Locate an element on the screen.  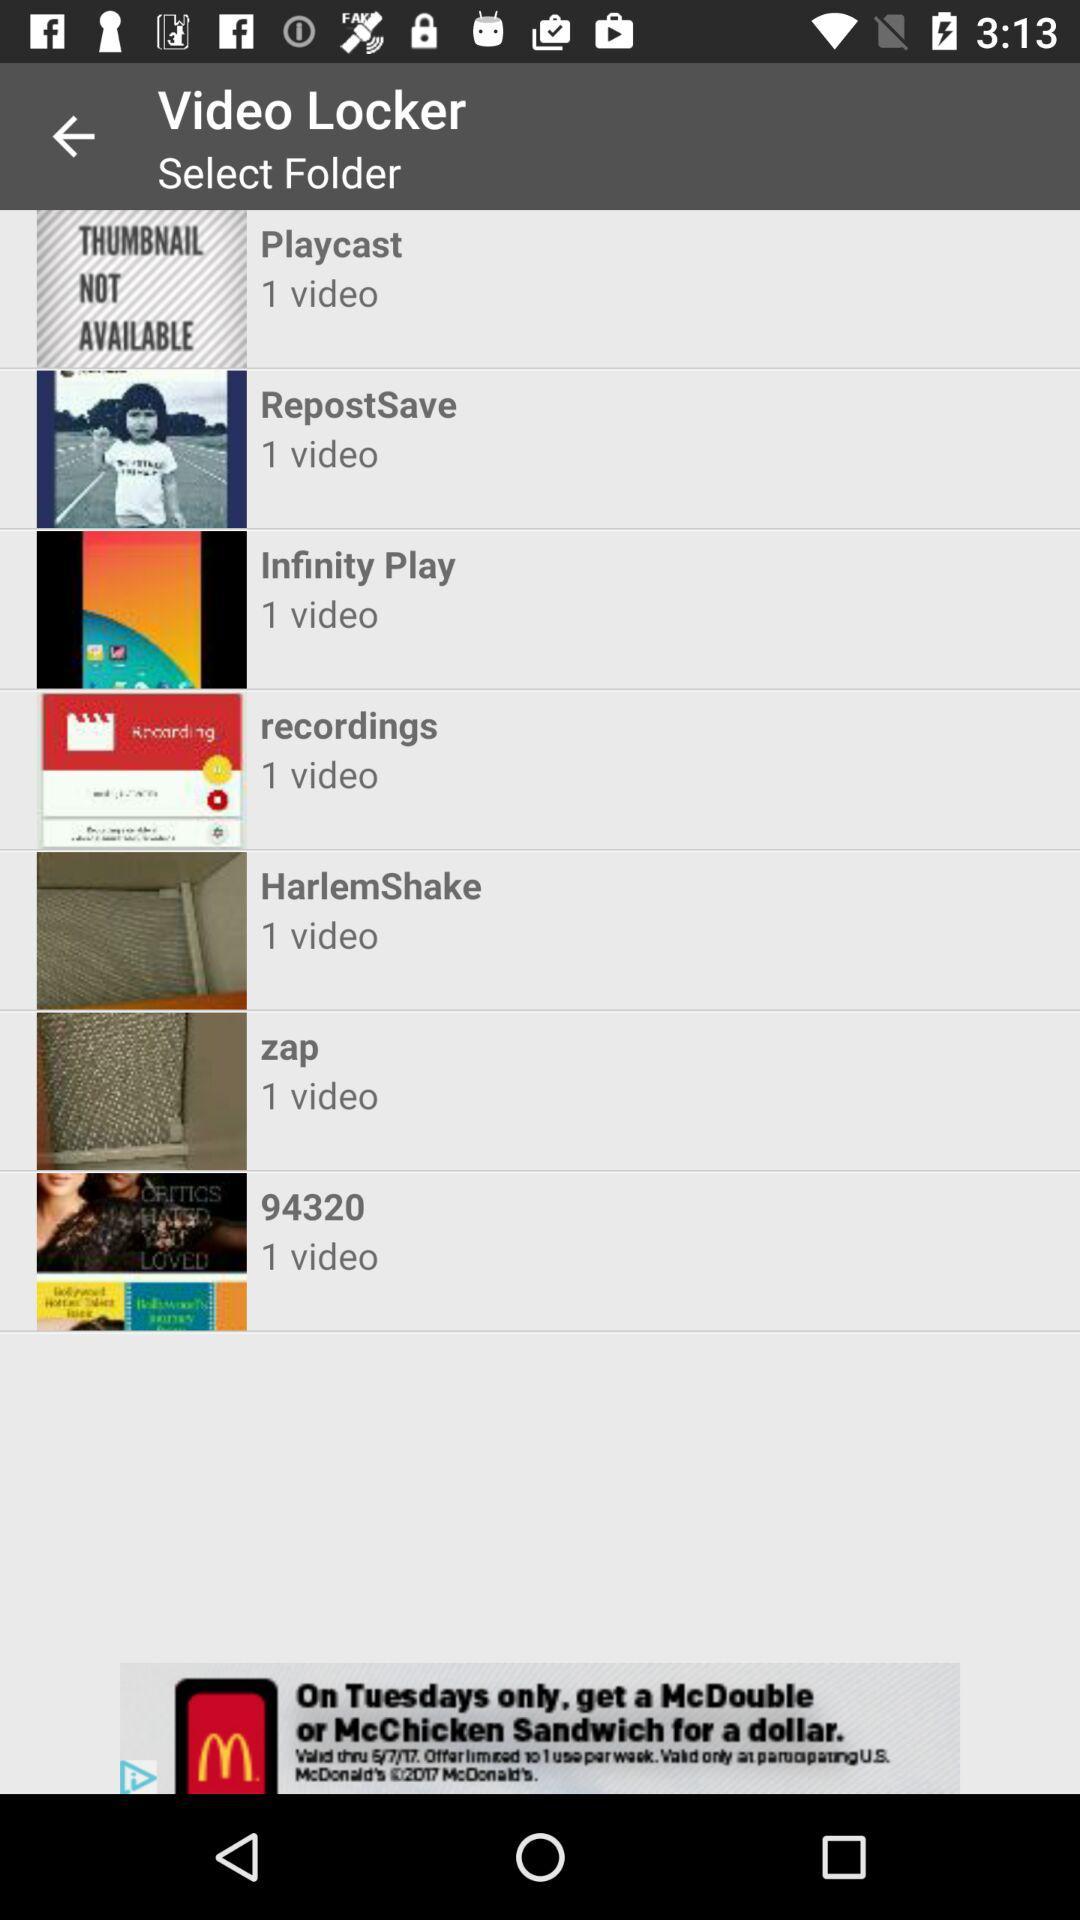
app to the left of video locker app is located at coordinates (72, 135).